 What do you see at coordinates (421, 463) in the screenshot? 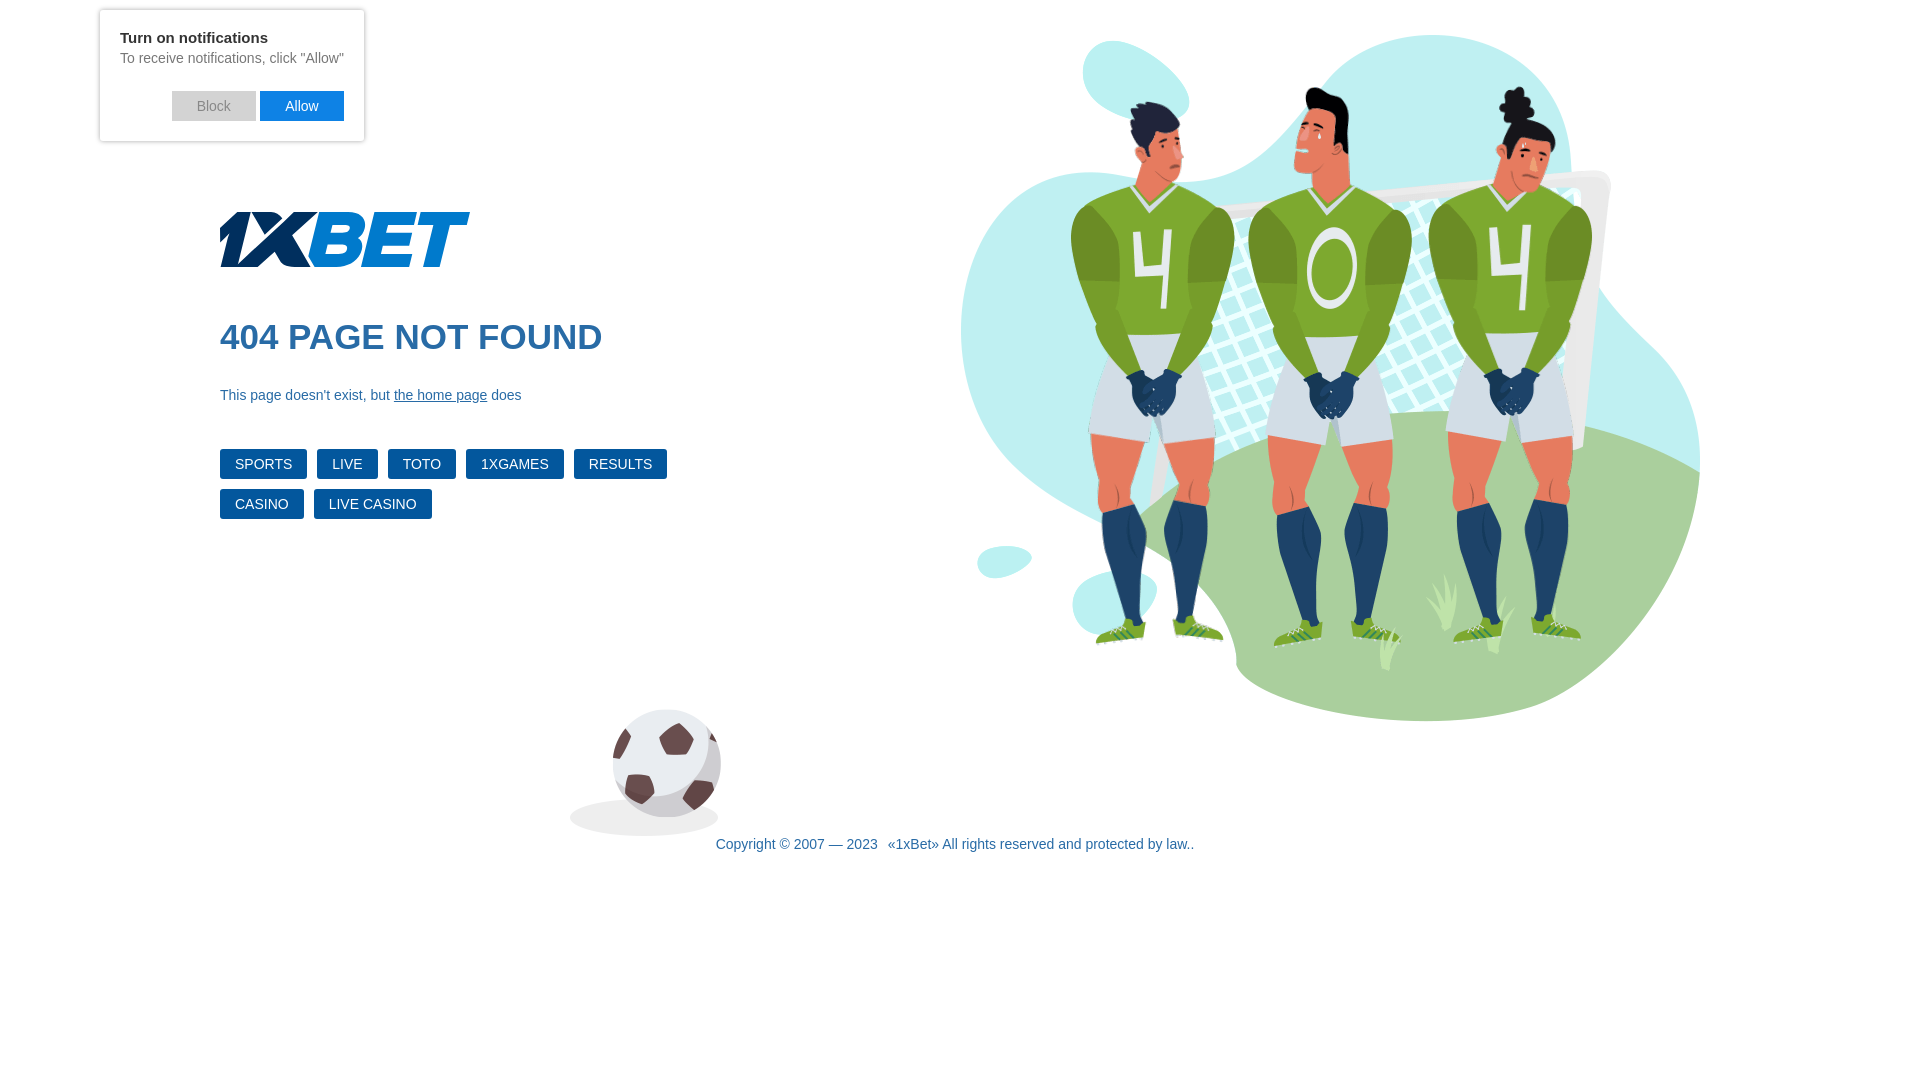
I see `'TOTO'` at bounding box center [421, 463].